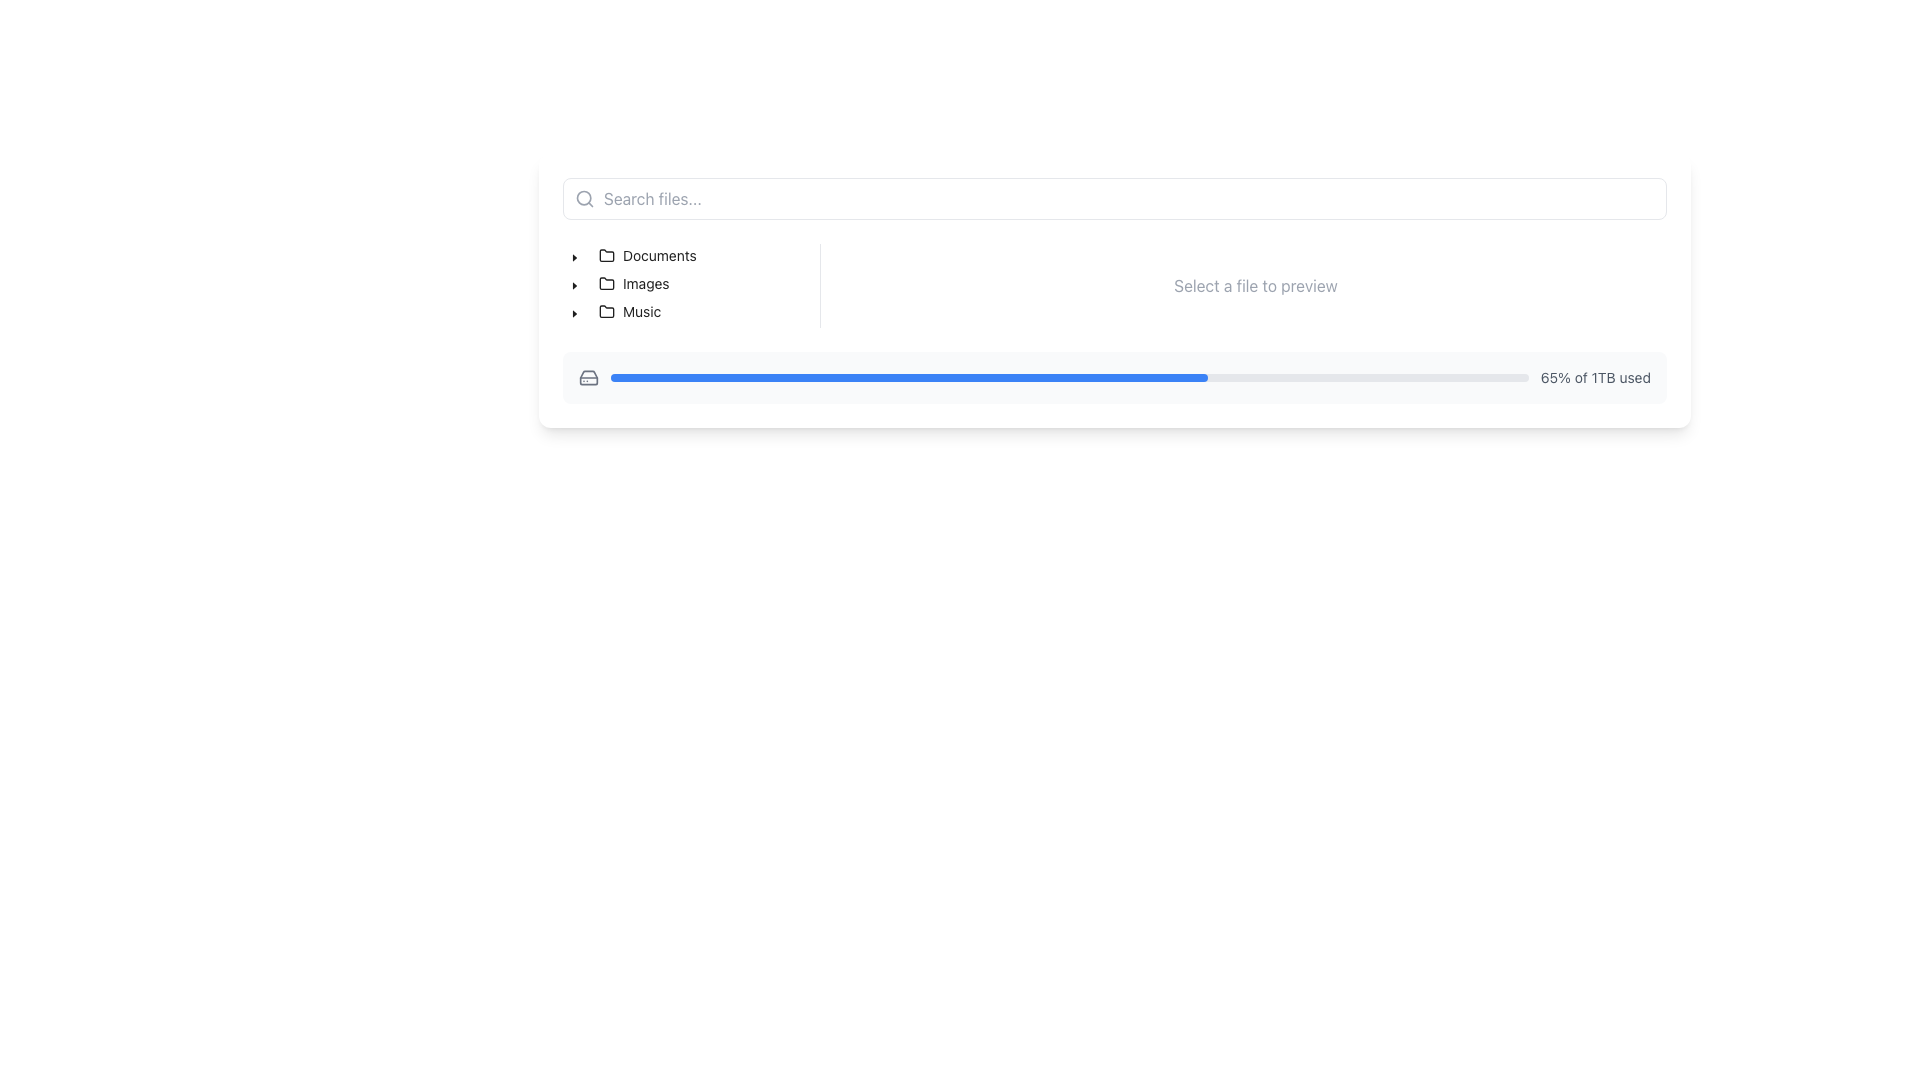  Describe the element at coordinates (615, 312) in the screenshot. I see `the 'Music' folder item in the file explorer tree structure` at that location.